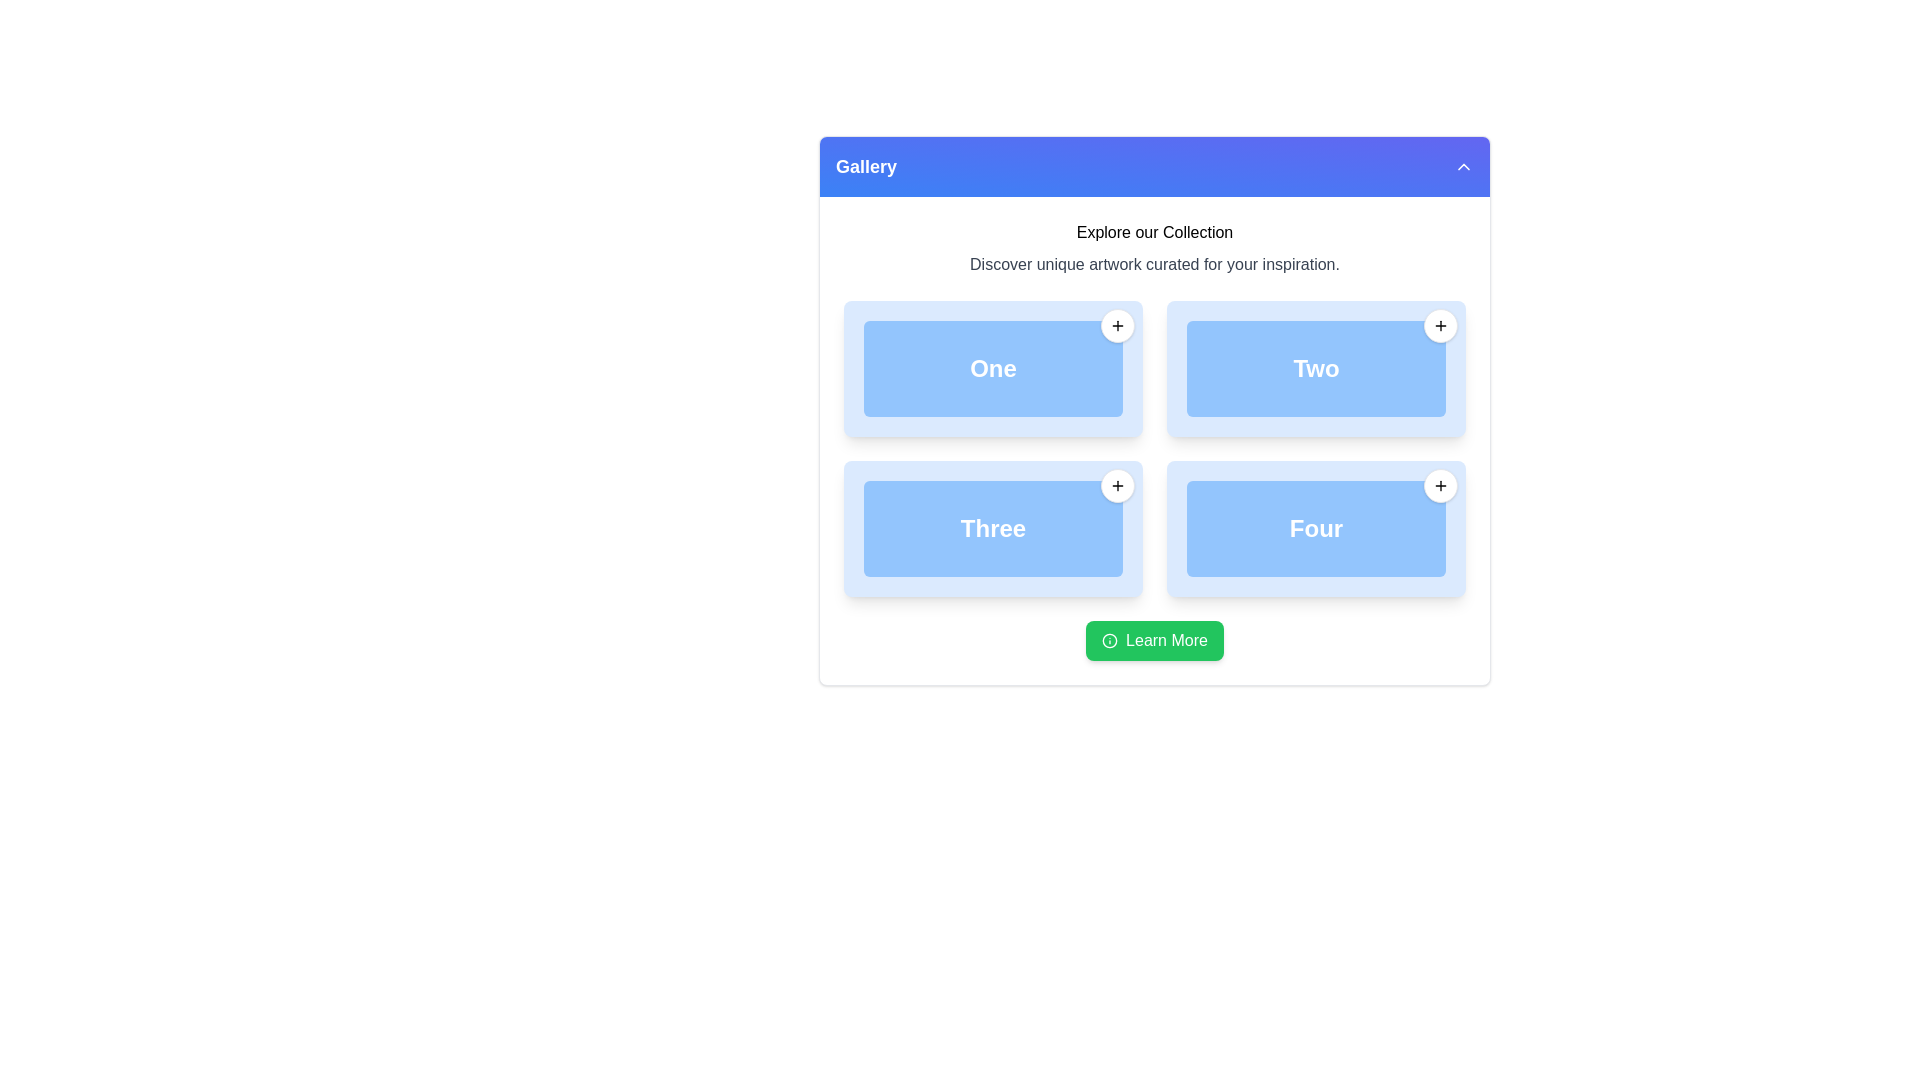 The image size is (1920, 1080). Describe the element at coordinates (993, 369) in the screenshot. I see `the Text label located in the first blue tile in the top-left corner of a 2x2 grid of similar blue tiles` at that location.